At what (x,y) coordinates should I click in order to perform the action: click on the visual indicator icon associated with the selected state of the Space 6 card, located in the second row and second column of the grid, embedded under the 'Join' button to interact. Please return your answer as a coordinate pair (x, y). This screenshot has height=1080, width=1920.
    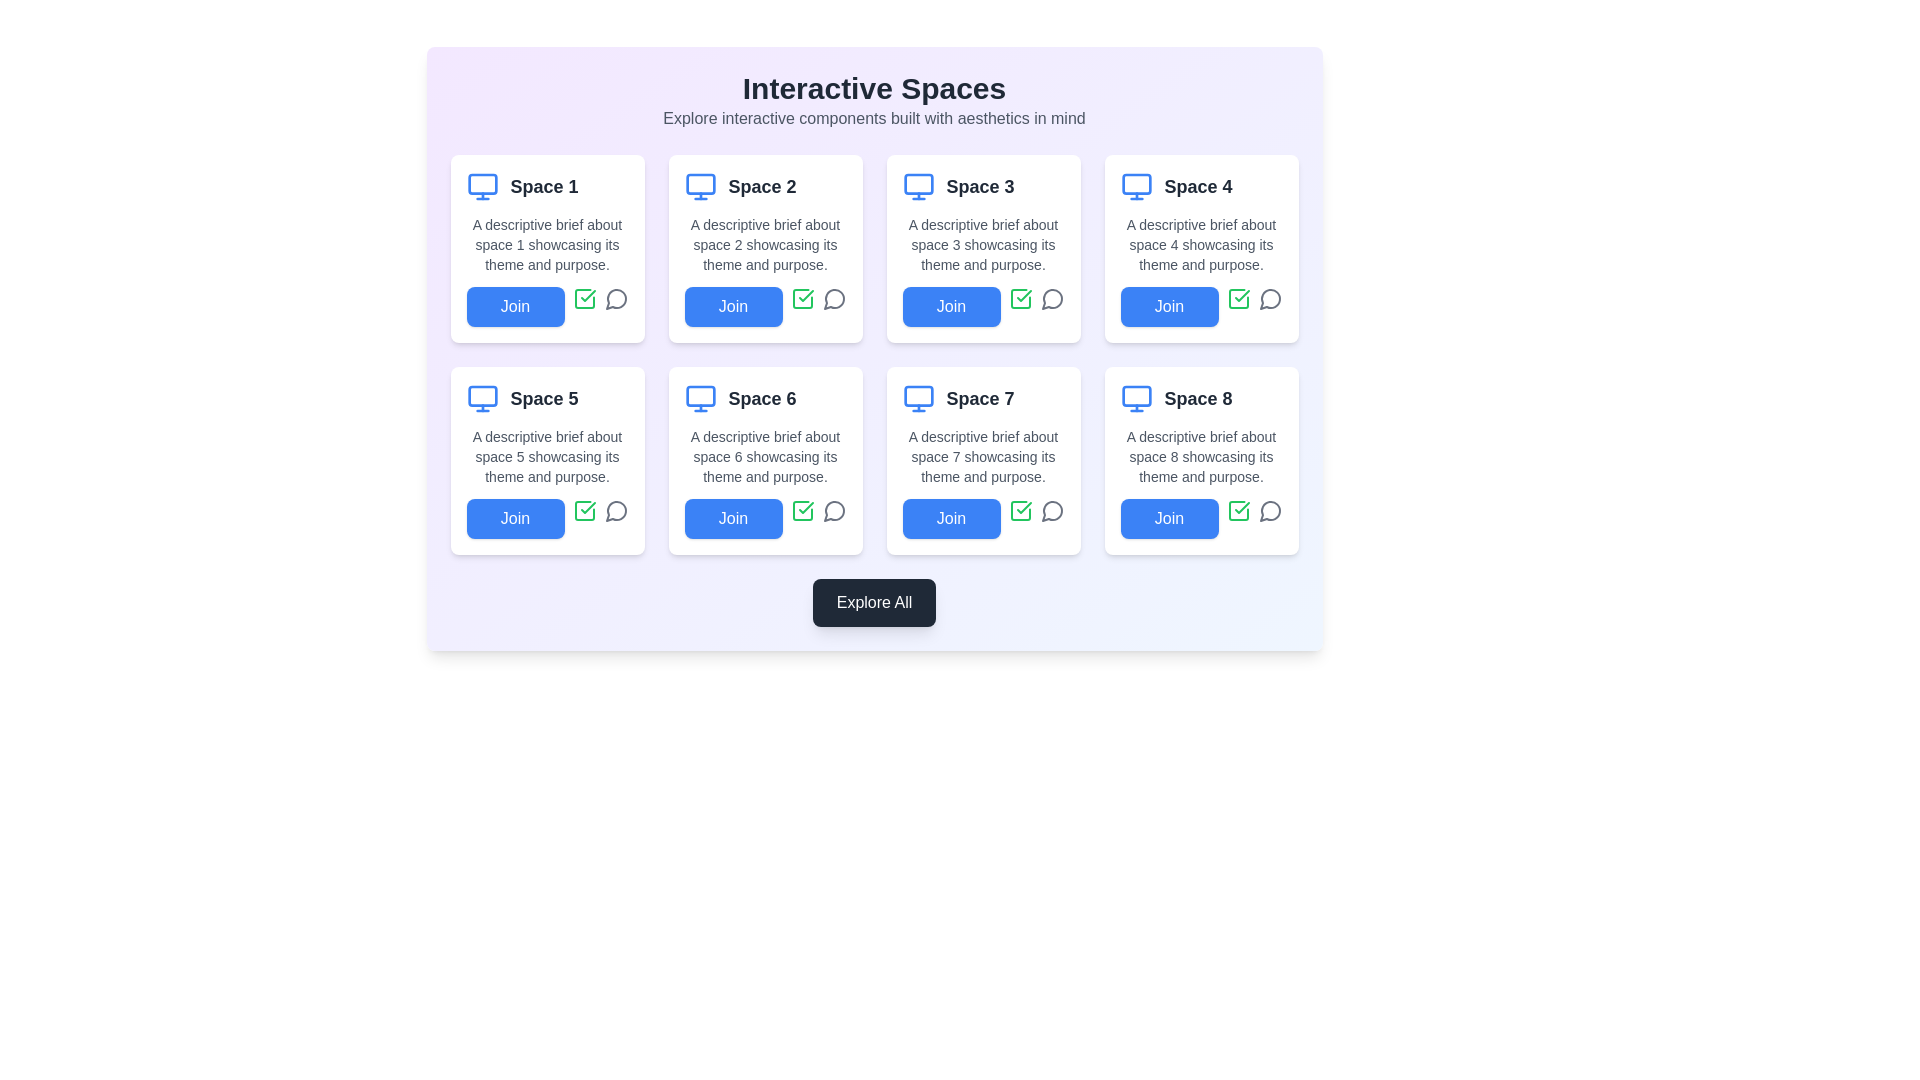
    Looking at the image, I should click on (806, 507).